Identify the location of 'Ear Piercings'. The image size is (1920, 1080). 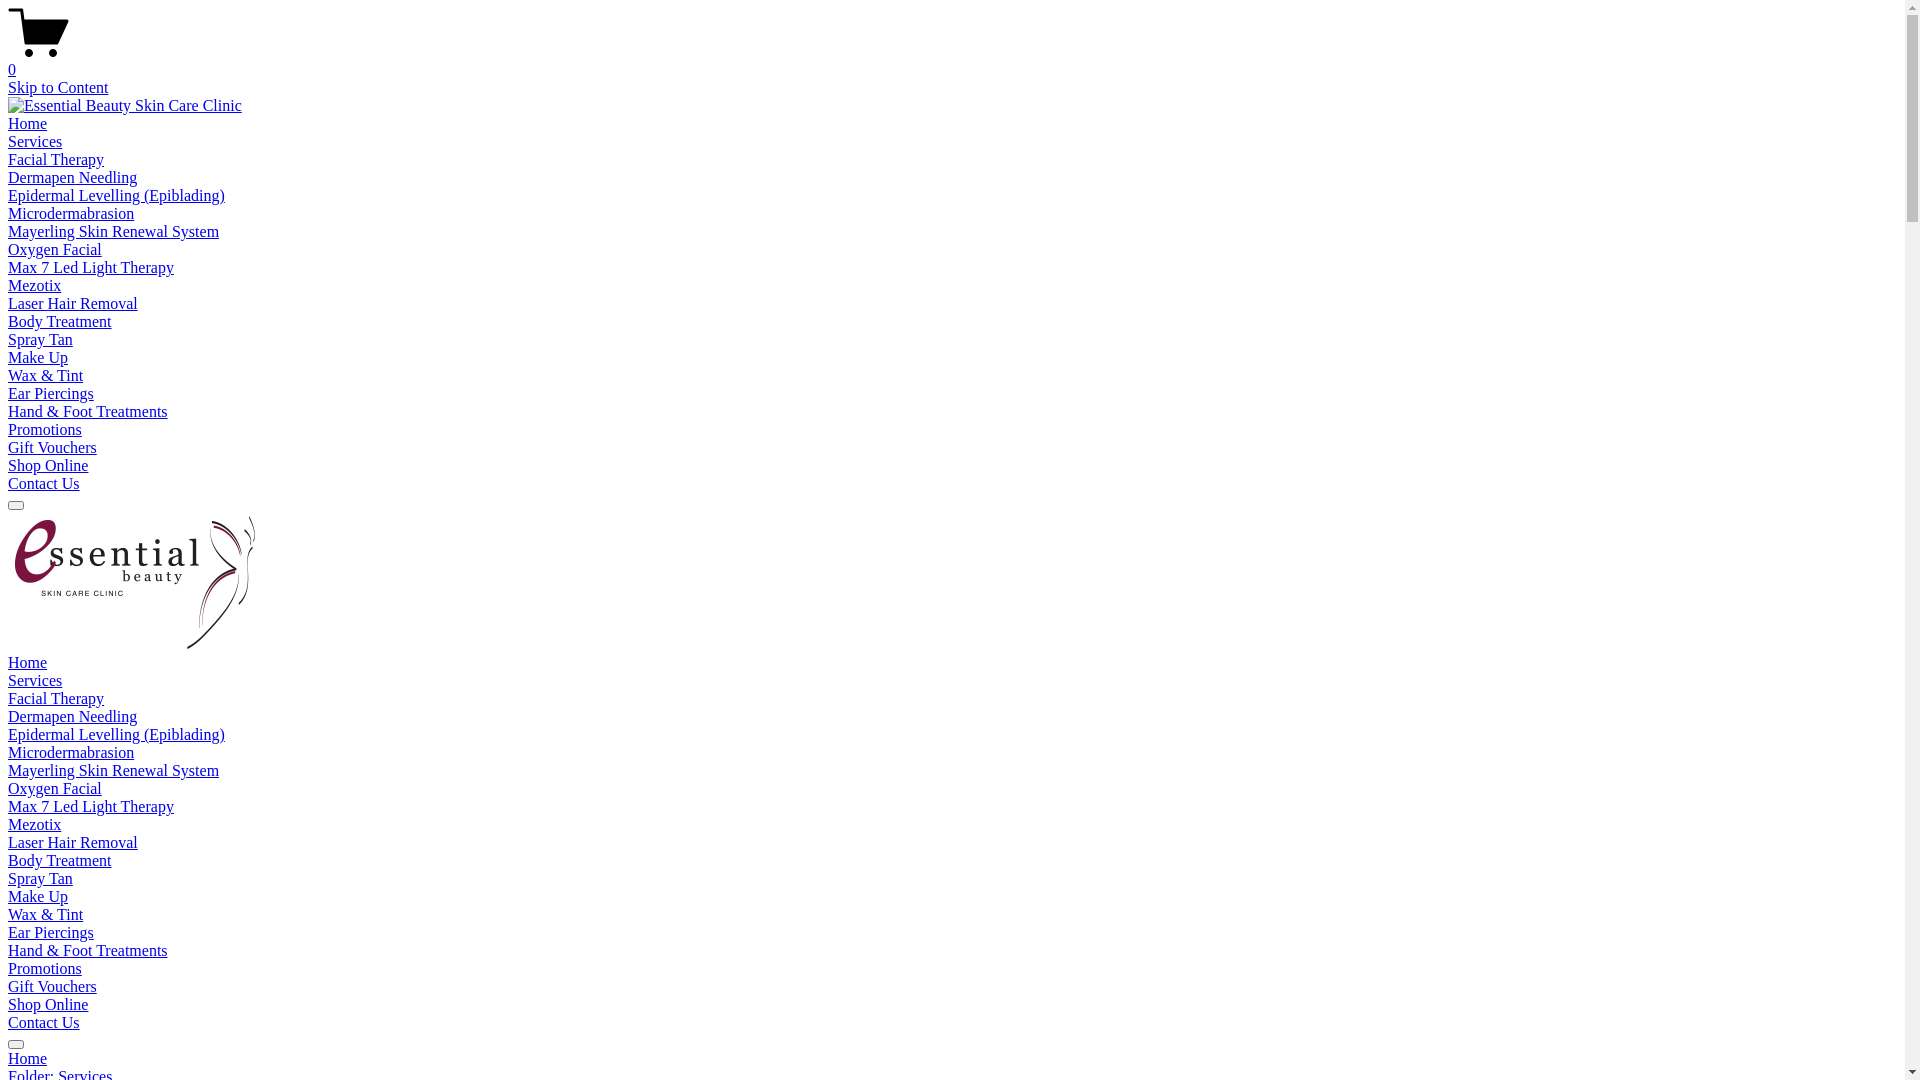
(8, 393).